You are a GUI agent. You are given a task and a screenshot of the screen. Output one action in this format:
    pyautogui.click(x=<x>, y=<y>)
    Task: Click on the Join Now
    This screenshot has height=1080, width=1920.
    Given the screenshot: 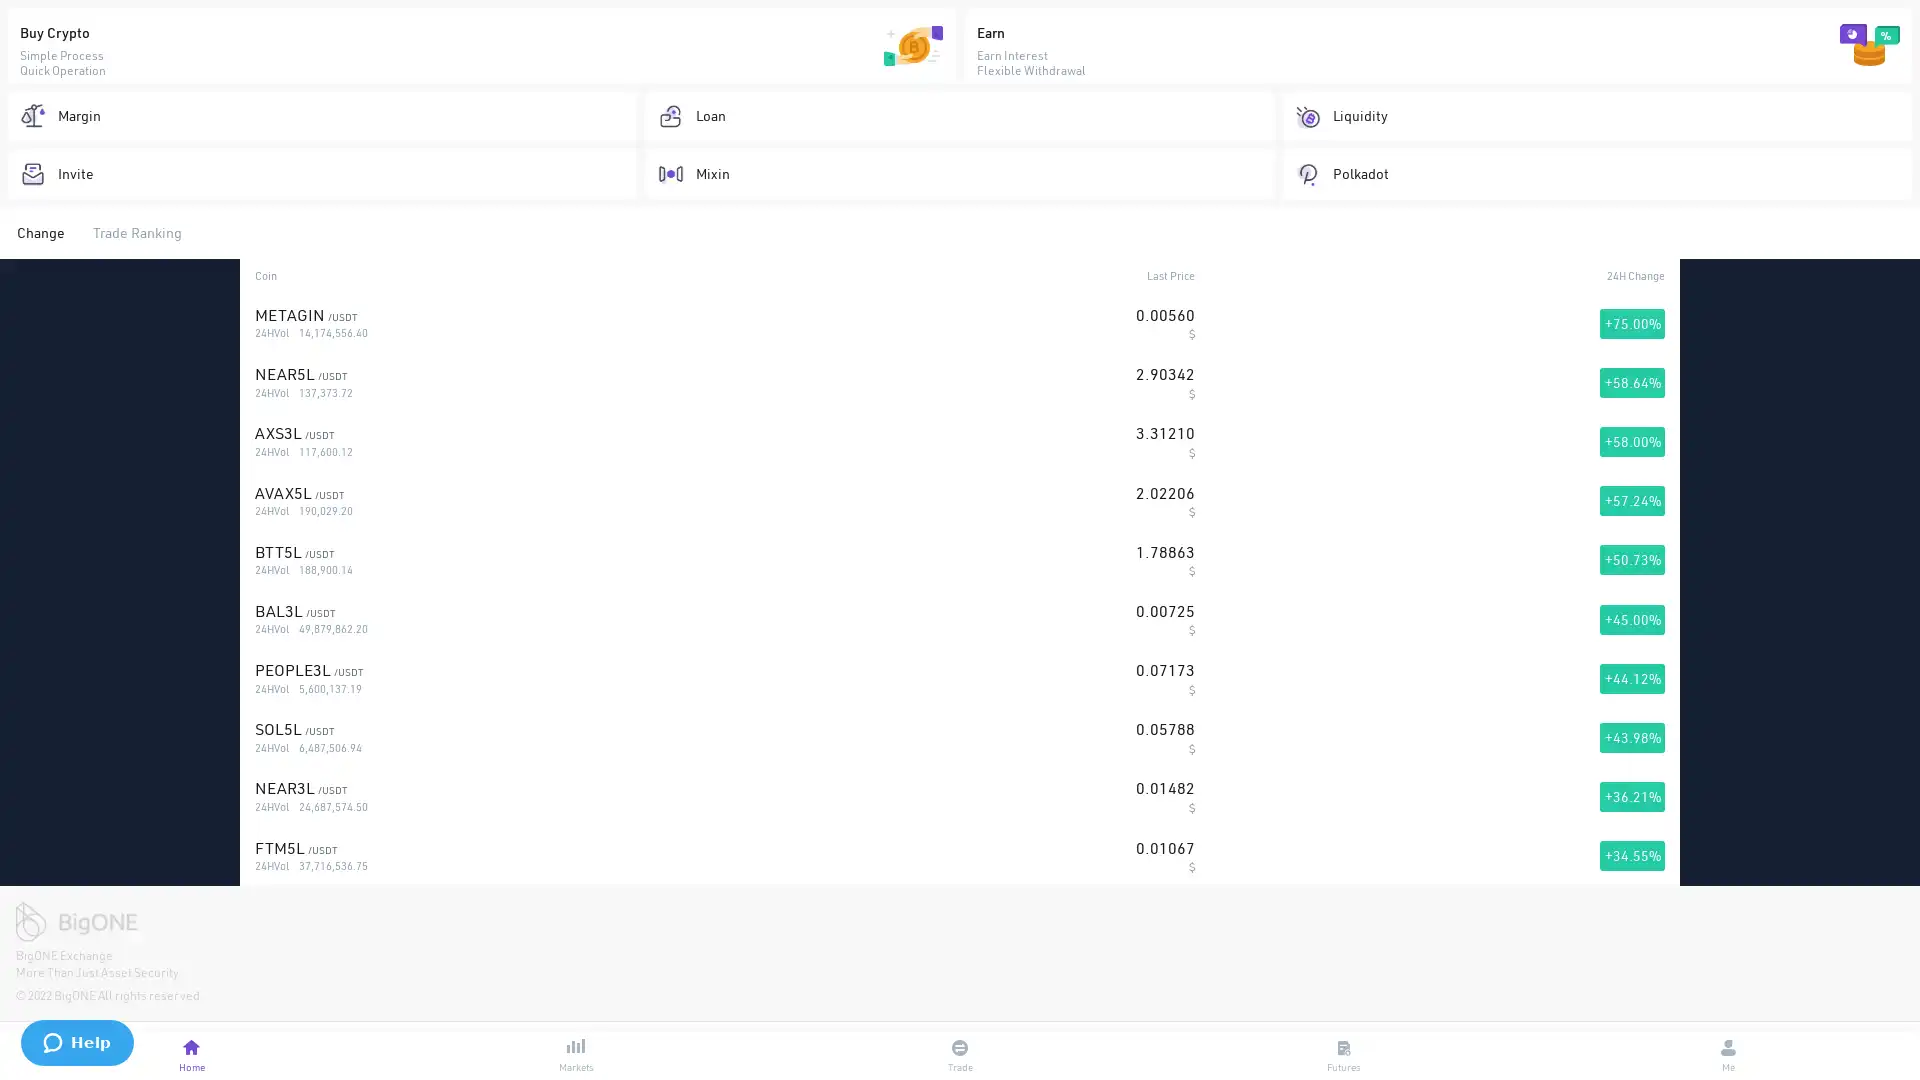 What is the action you would take?
    pyautogui.click(x=430, y=382)
    